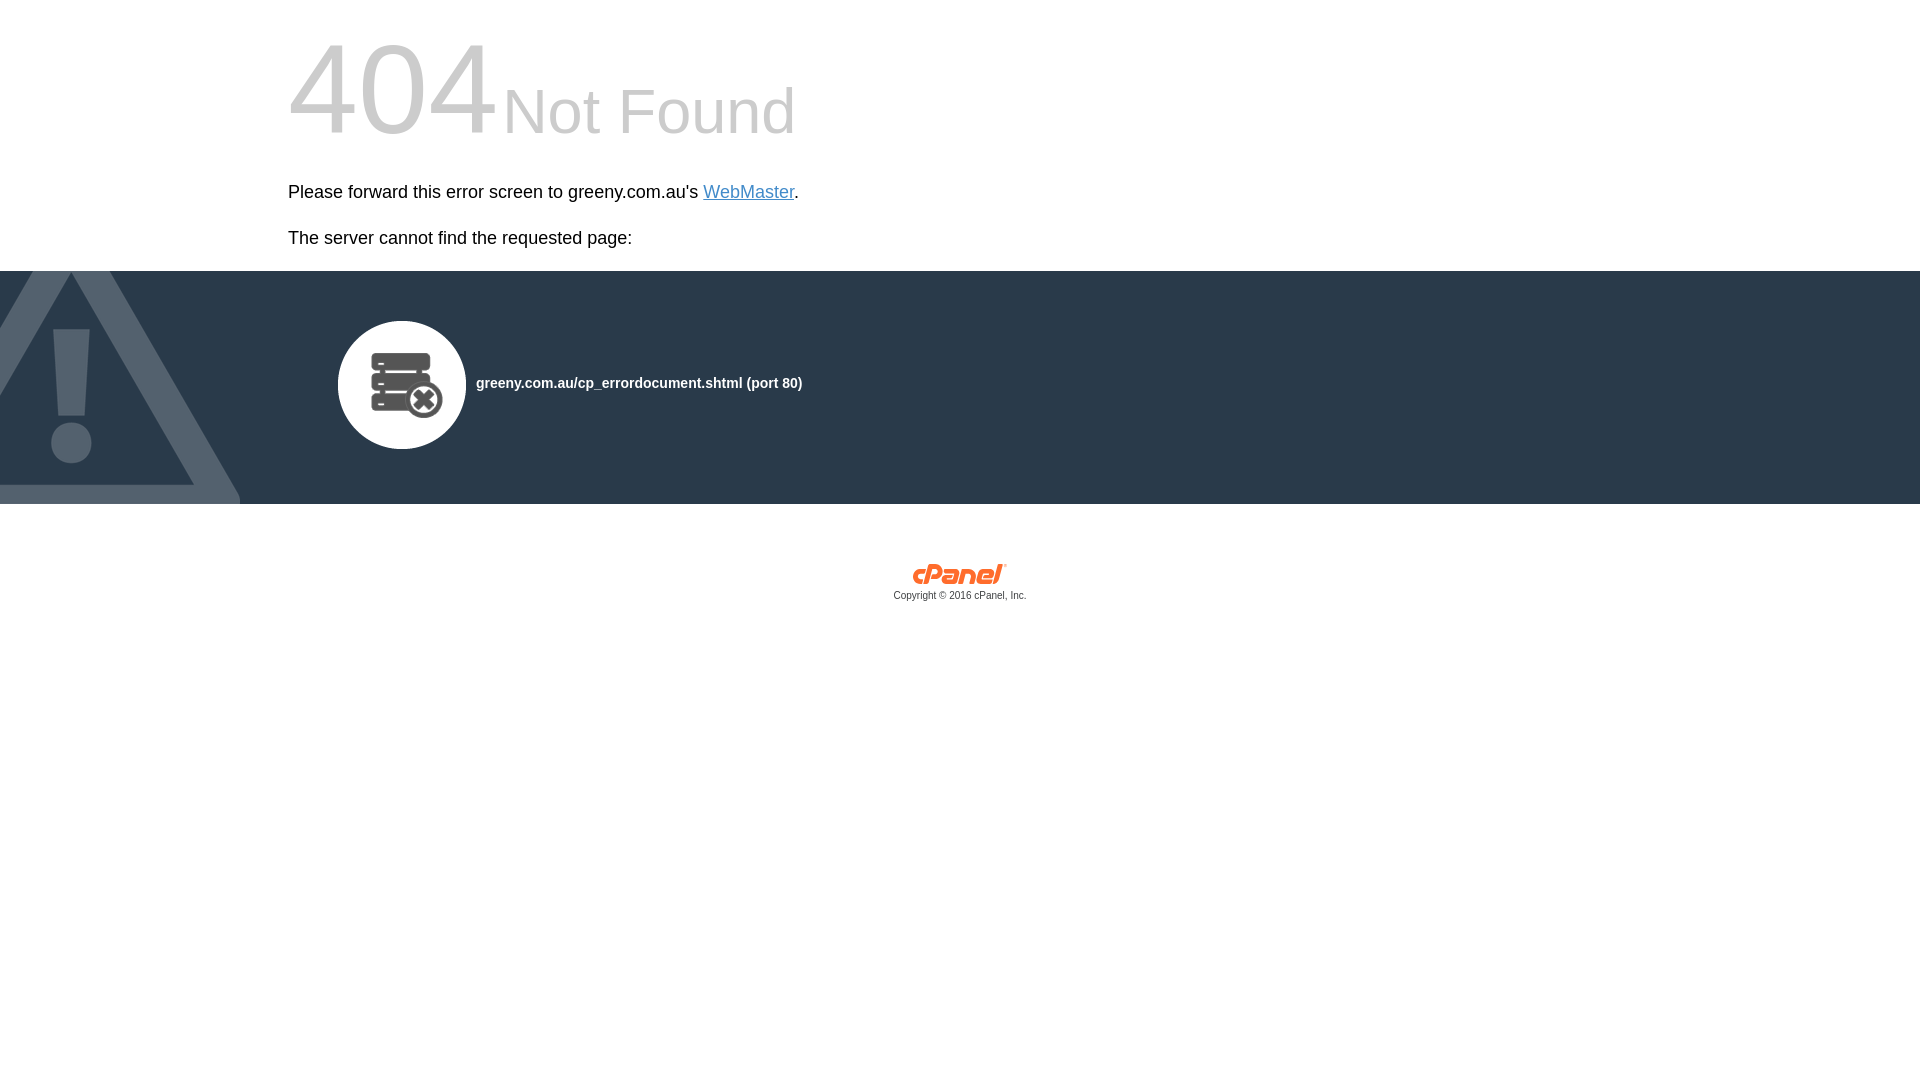  What do you see at coordinates (747, 192) in the screenshot?
I see `'WebMaster'` at bounding box center [747, 192].